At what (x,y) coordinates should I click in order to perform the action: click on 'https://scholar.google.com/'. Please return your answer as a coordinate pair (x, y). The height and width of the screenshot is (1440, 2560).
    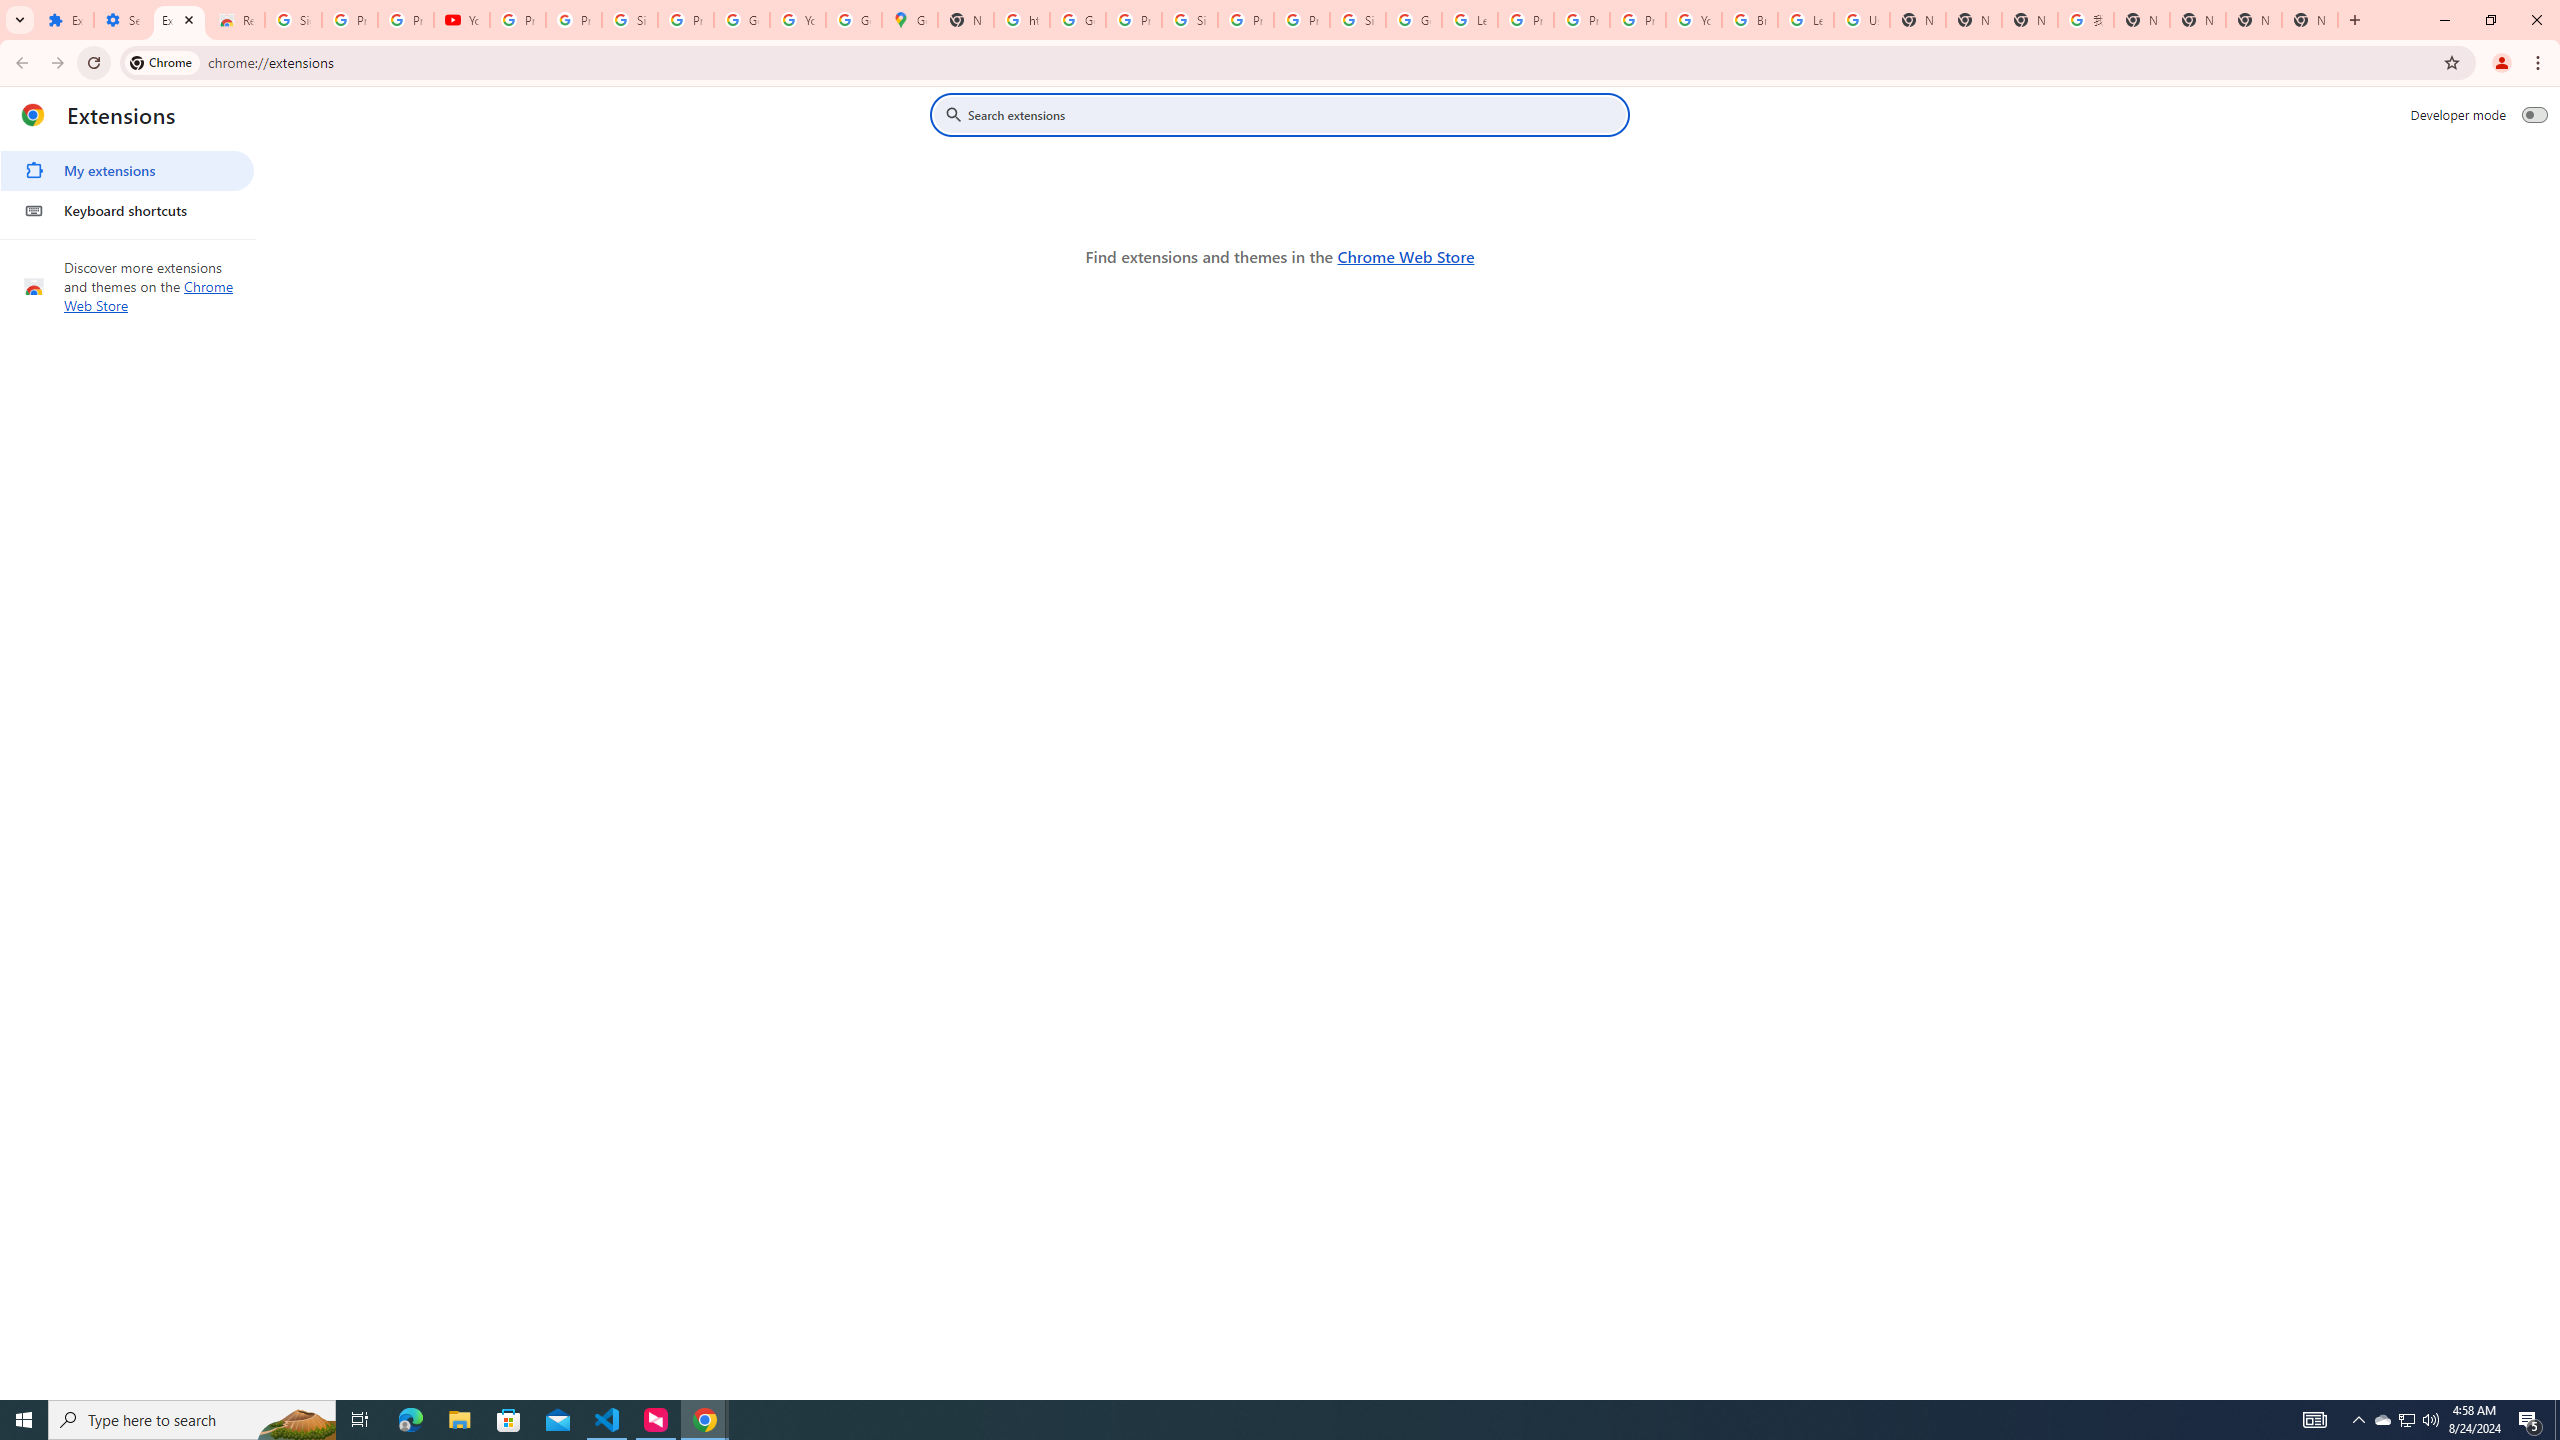
    Looking at the image, I should click on (1022, 19).